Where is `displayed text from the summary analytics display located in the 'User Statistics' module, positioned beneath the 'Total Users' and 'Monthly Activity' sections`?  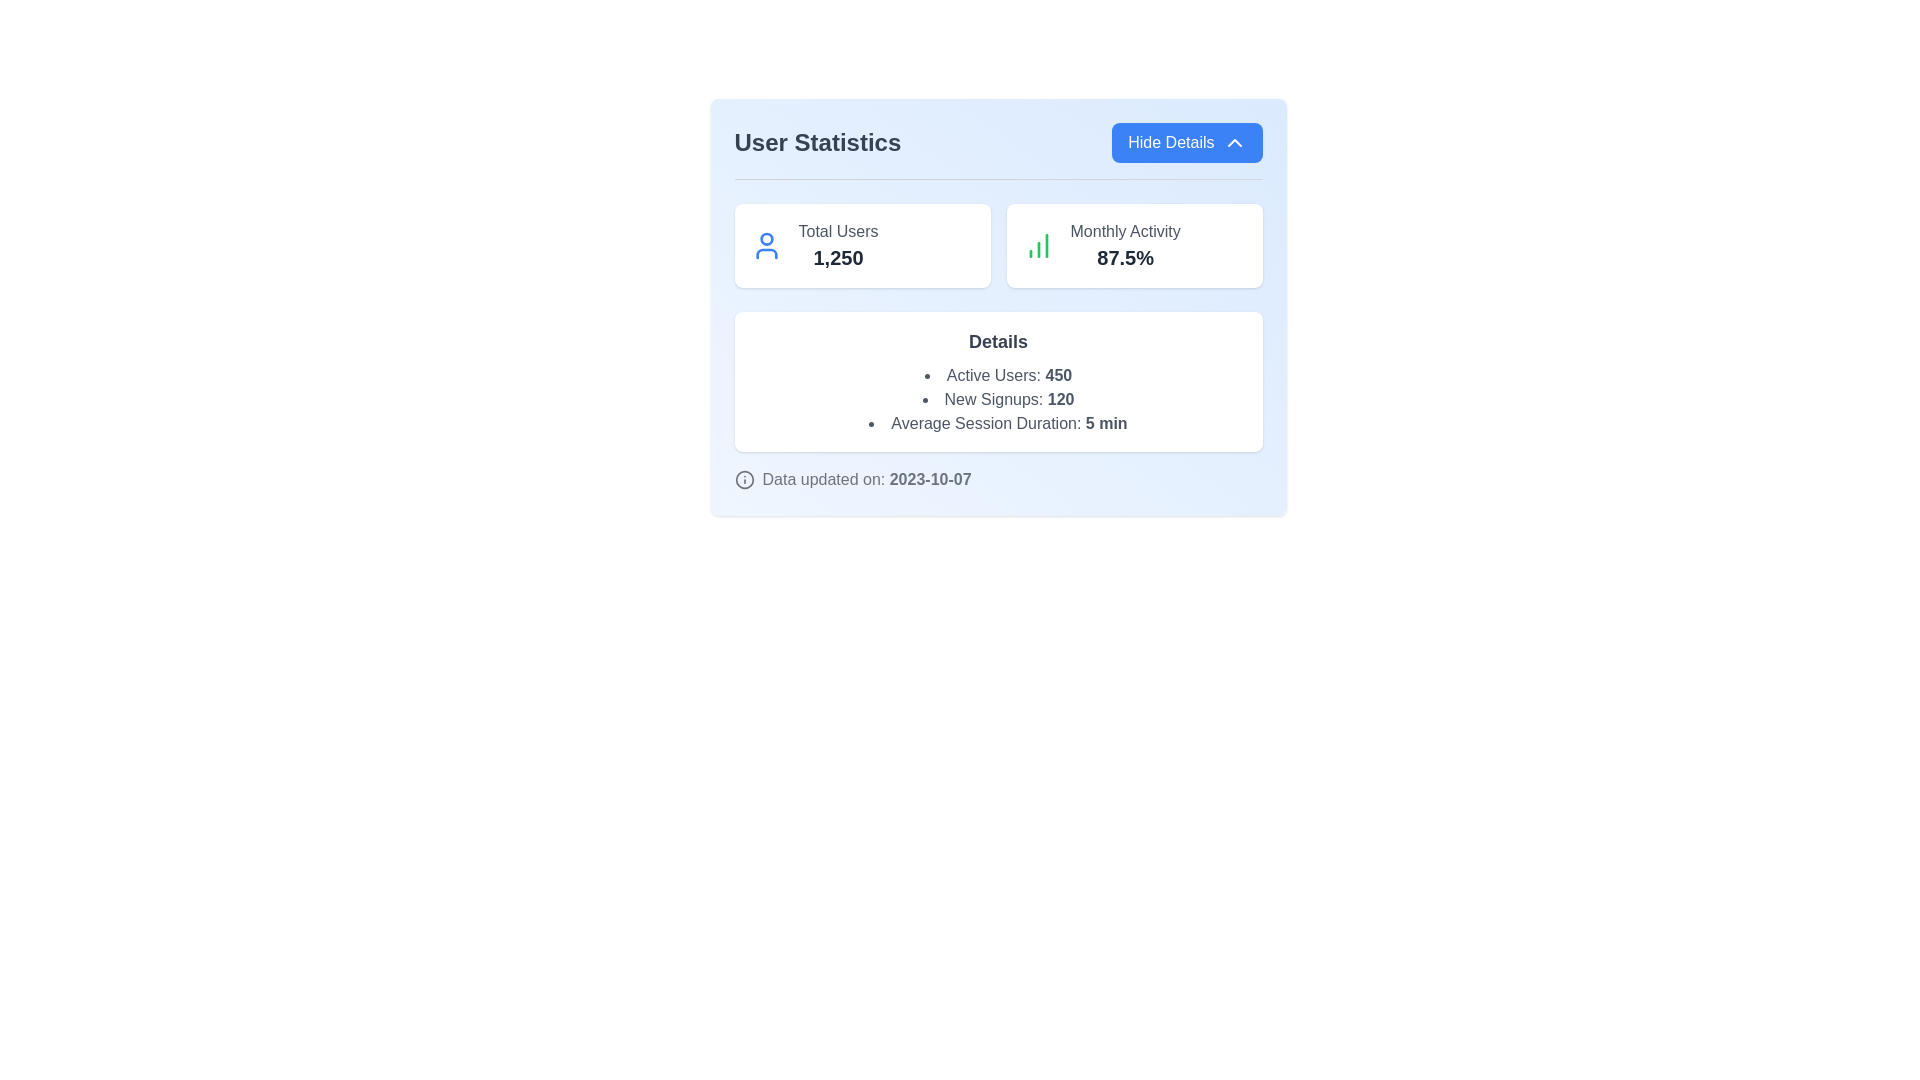 displayed text from the summary analytics display located in the 'User Statistics' module, positioned beneath the 'Total Users' and 'Monthly Activity' sections is located at coordinates (998, 381).